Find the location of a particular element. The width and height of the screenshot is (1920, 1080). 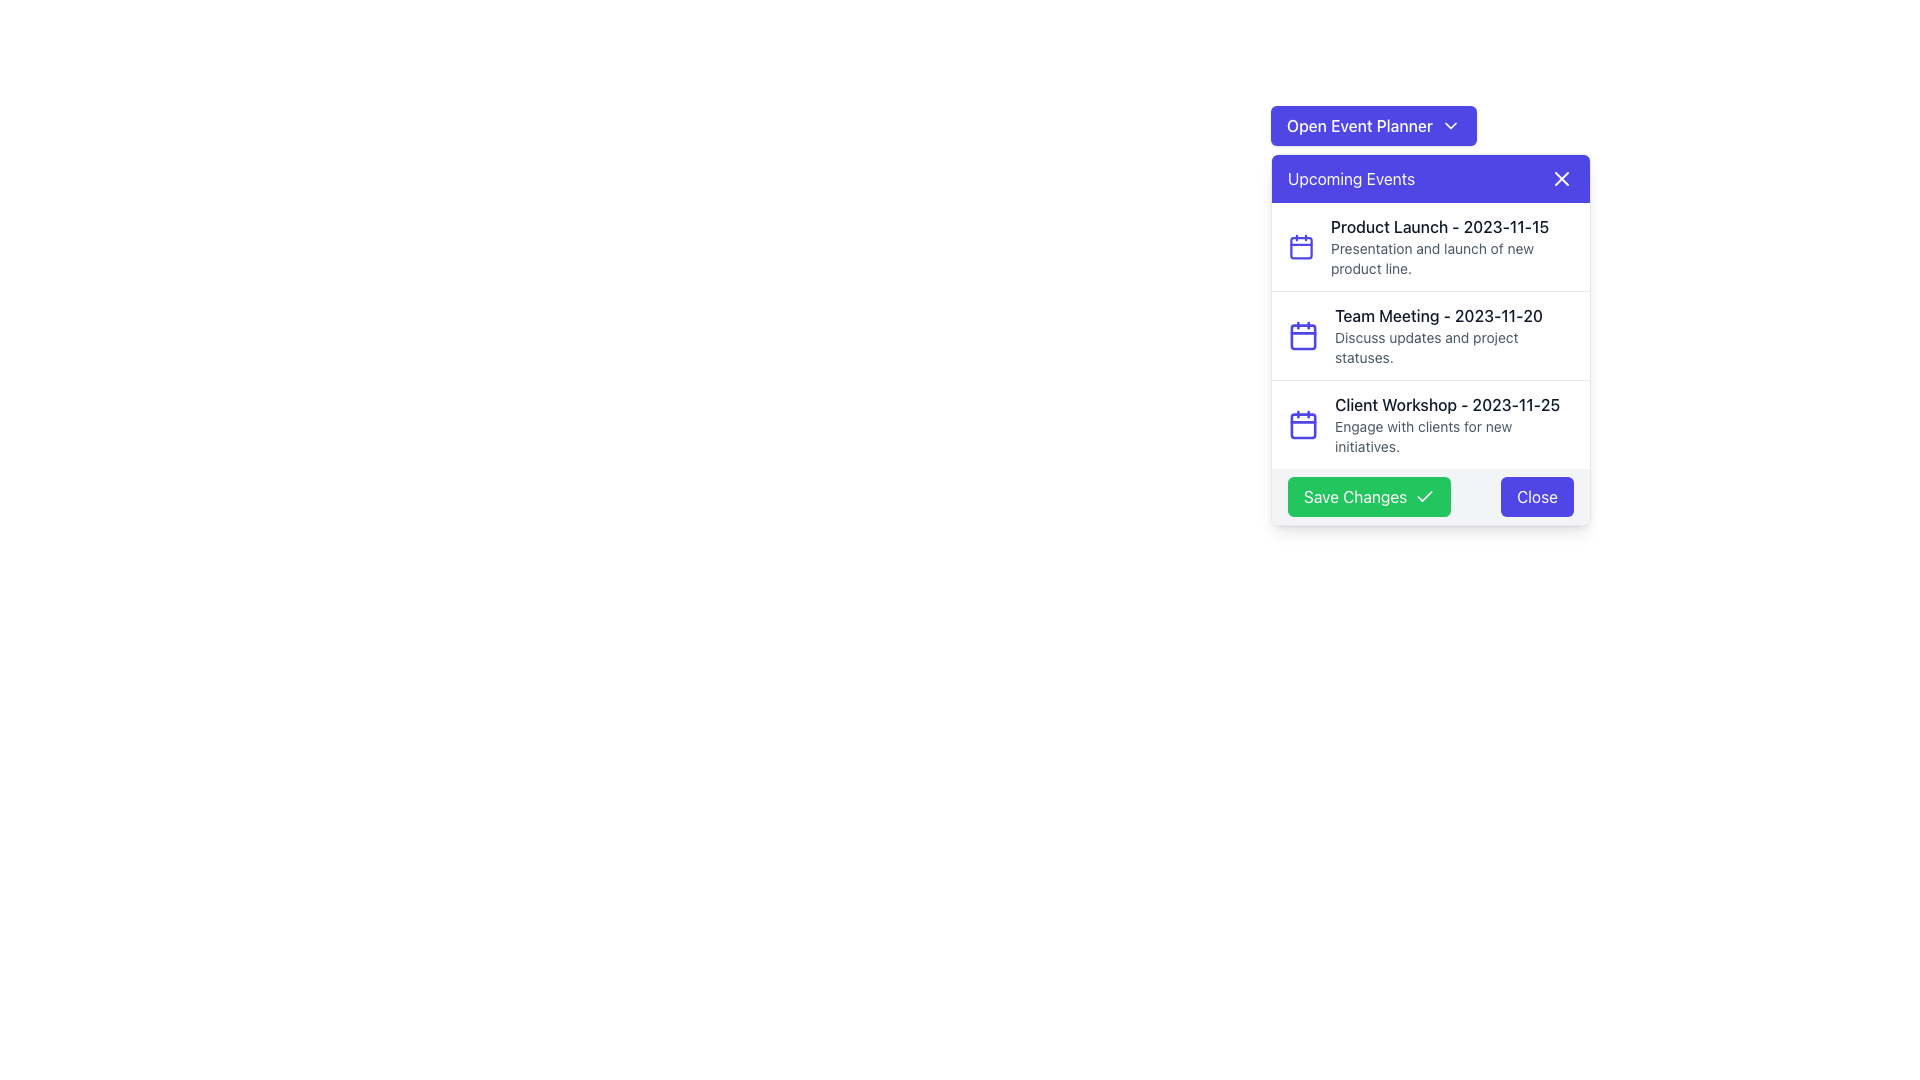

the text label providing a brief description of the event 'Product Launch - 2023-11-15', located underneath the title in the 'Upcoming Events' section is located at coordinates (1452, 257).